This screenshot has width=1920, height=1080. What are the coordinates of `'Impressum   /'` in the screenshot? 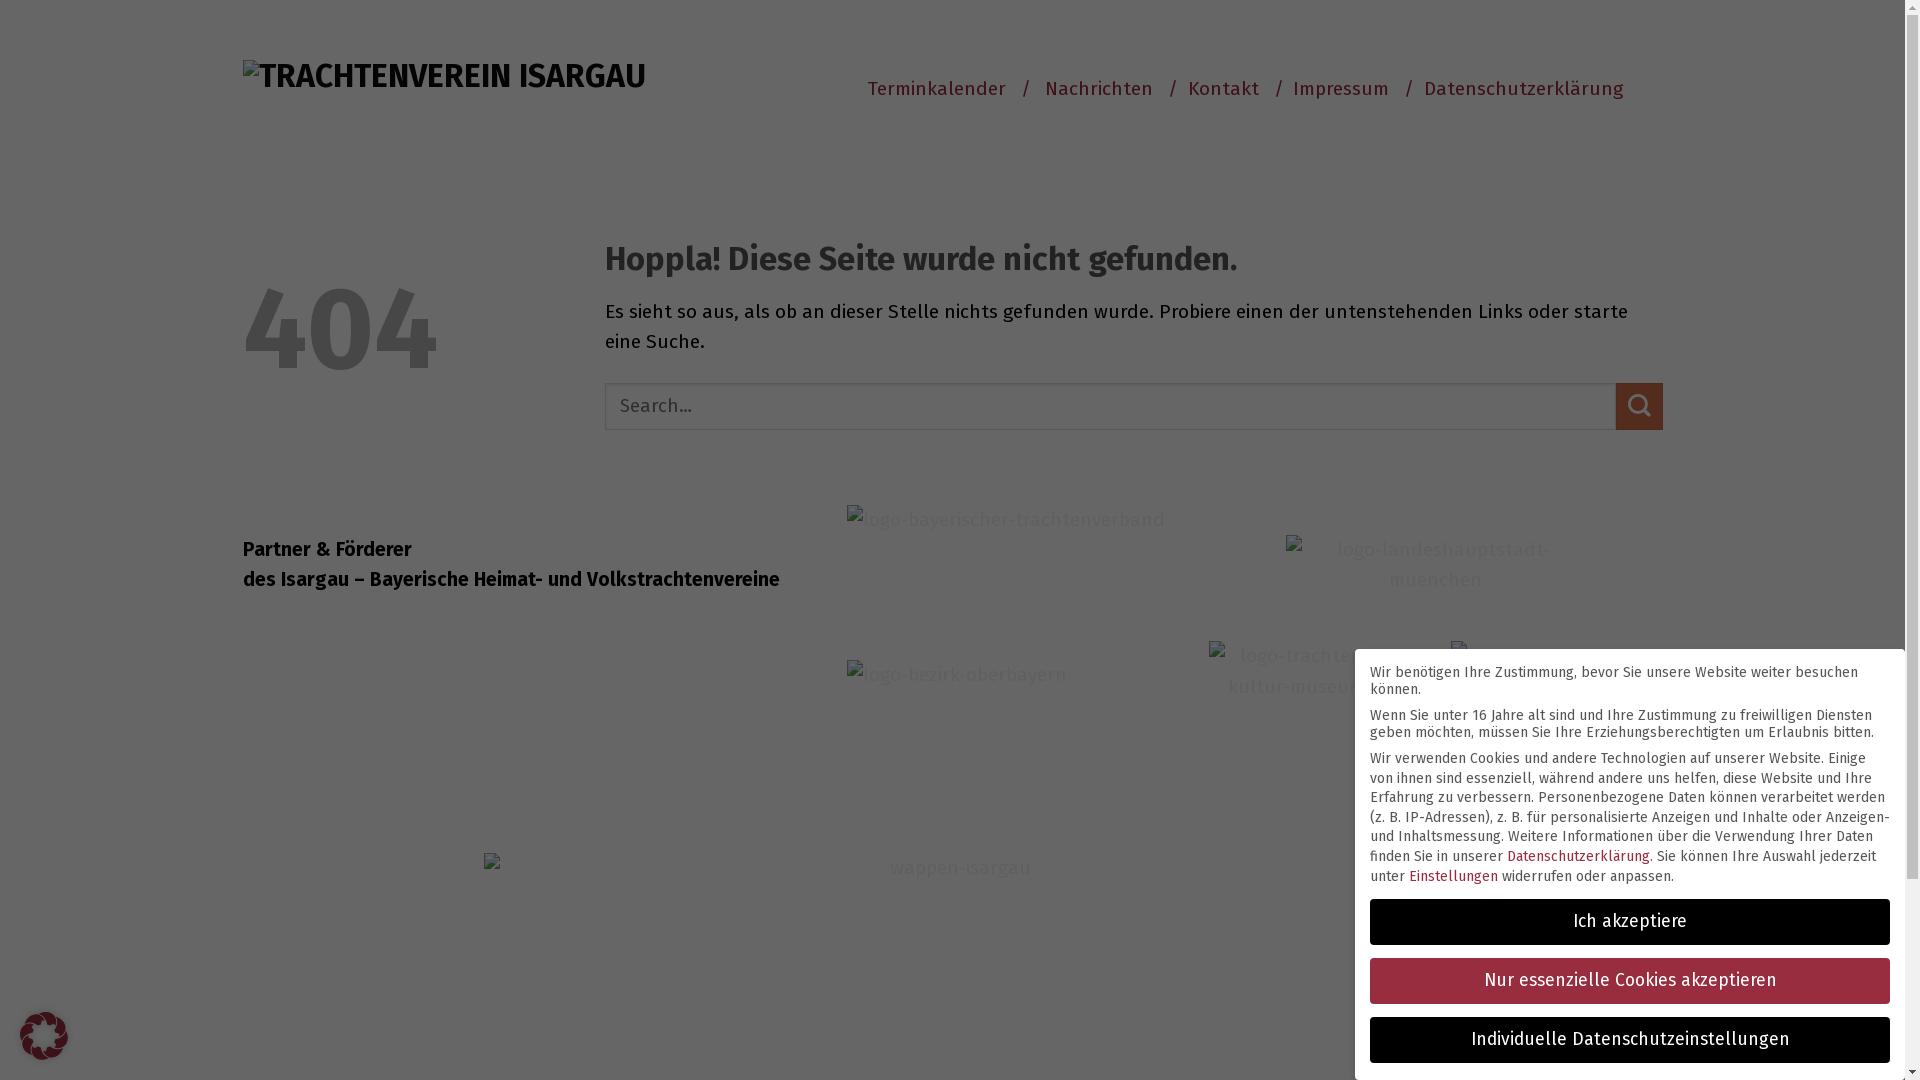 It's located at (1352, 87).